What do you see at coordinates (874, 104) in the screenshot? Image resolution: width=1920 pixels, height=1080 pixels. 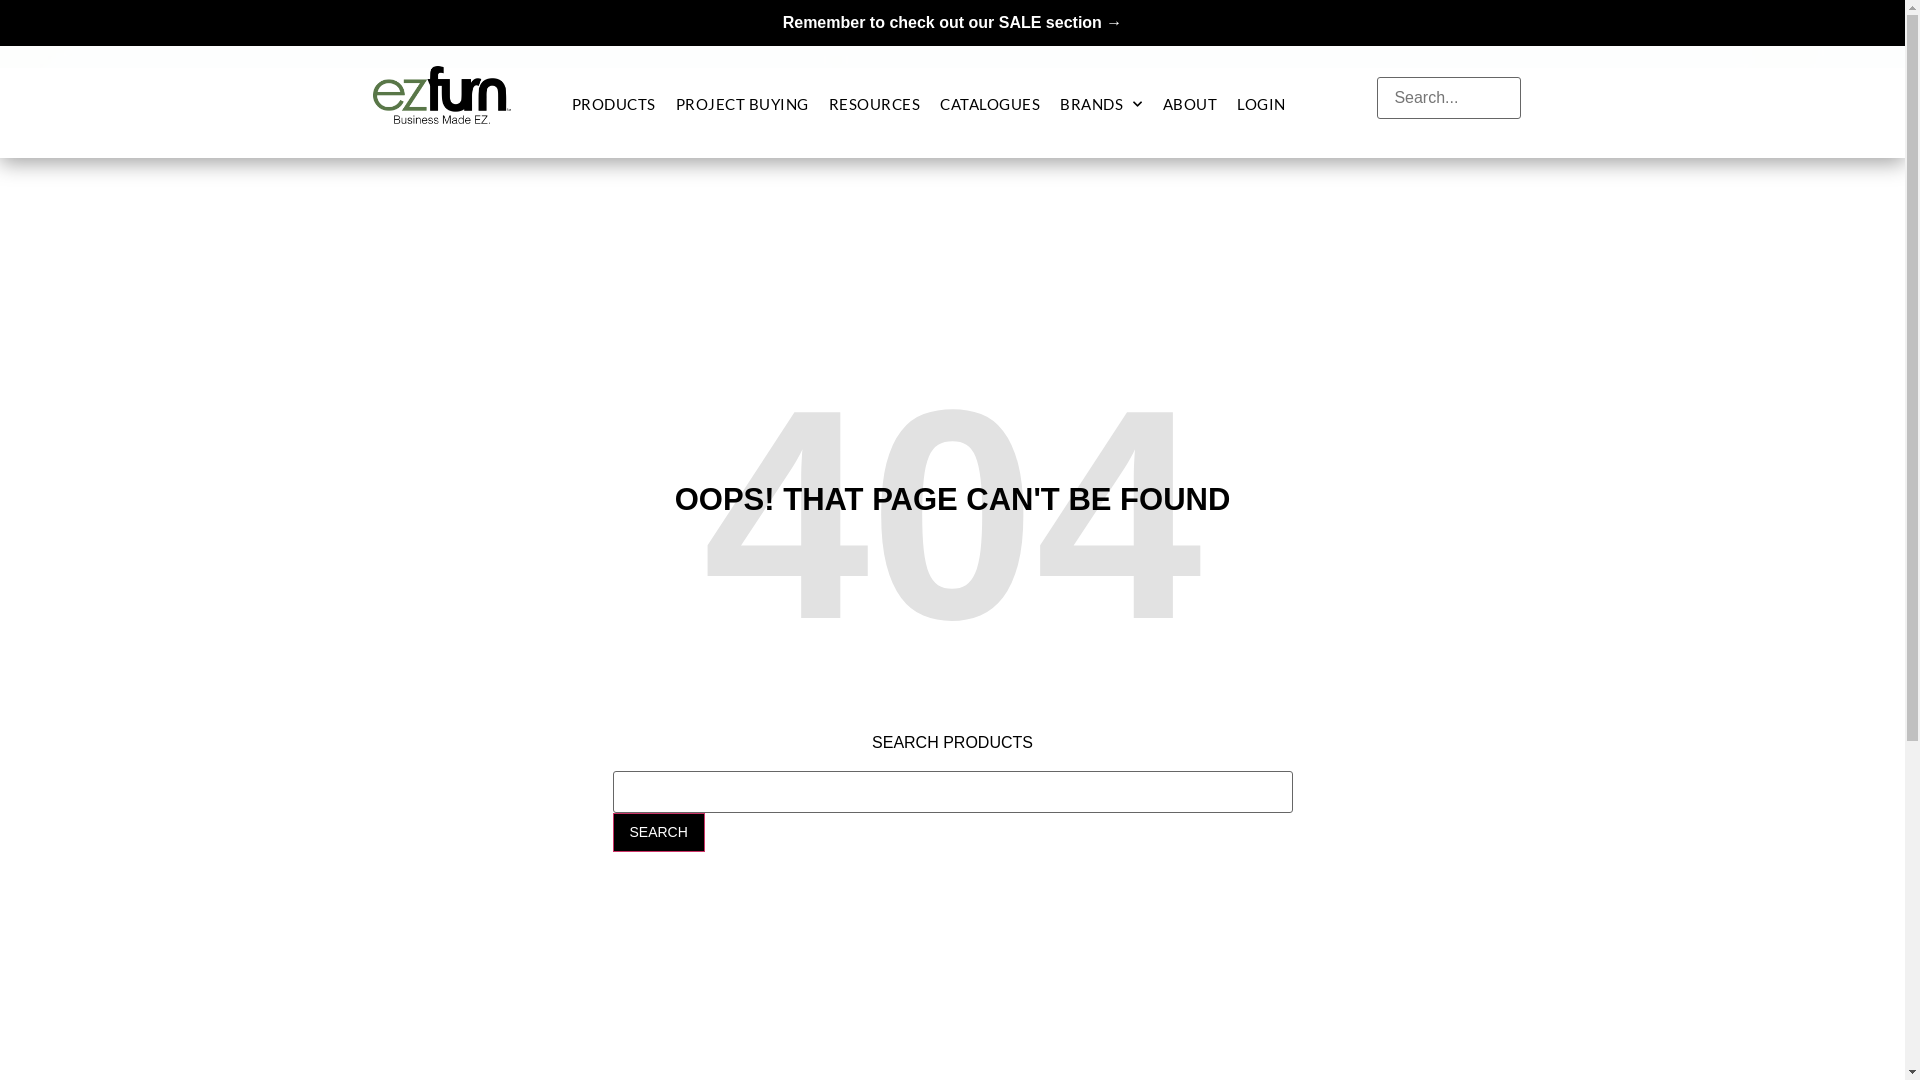 I see `'RESOURCES'` at bounding box center [874, 104].